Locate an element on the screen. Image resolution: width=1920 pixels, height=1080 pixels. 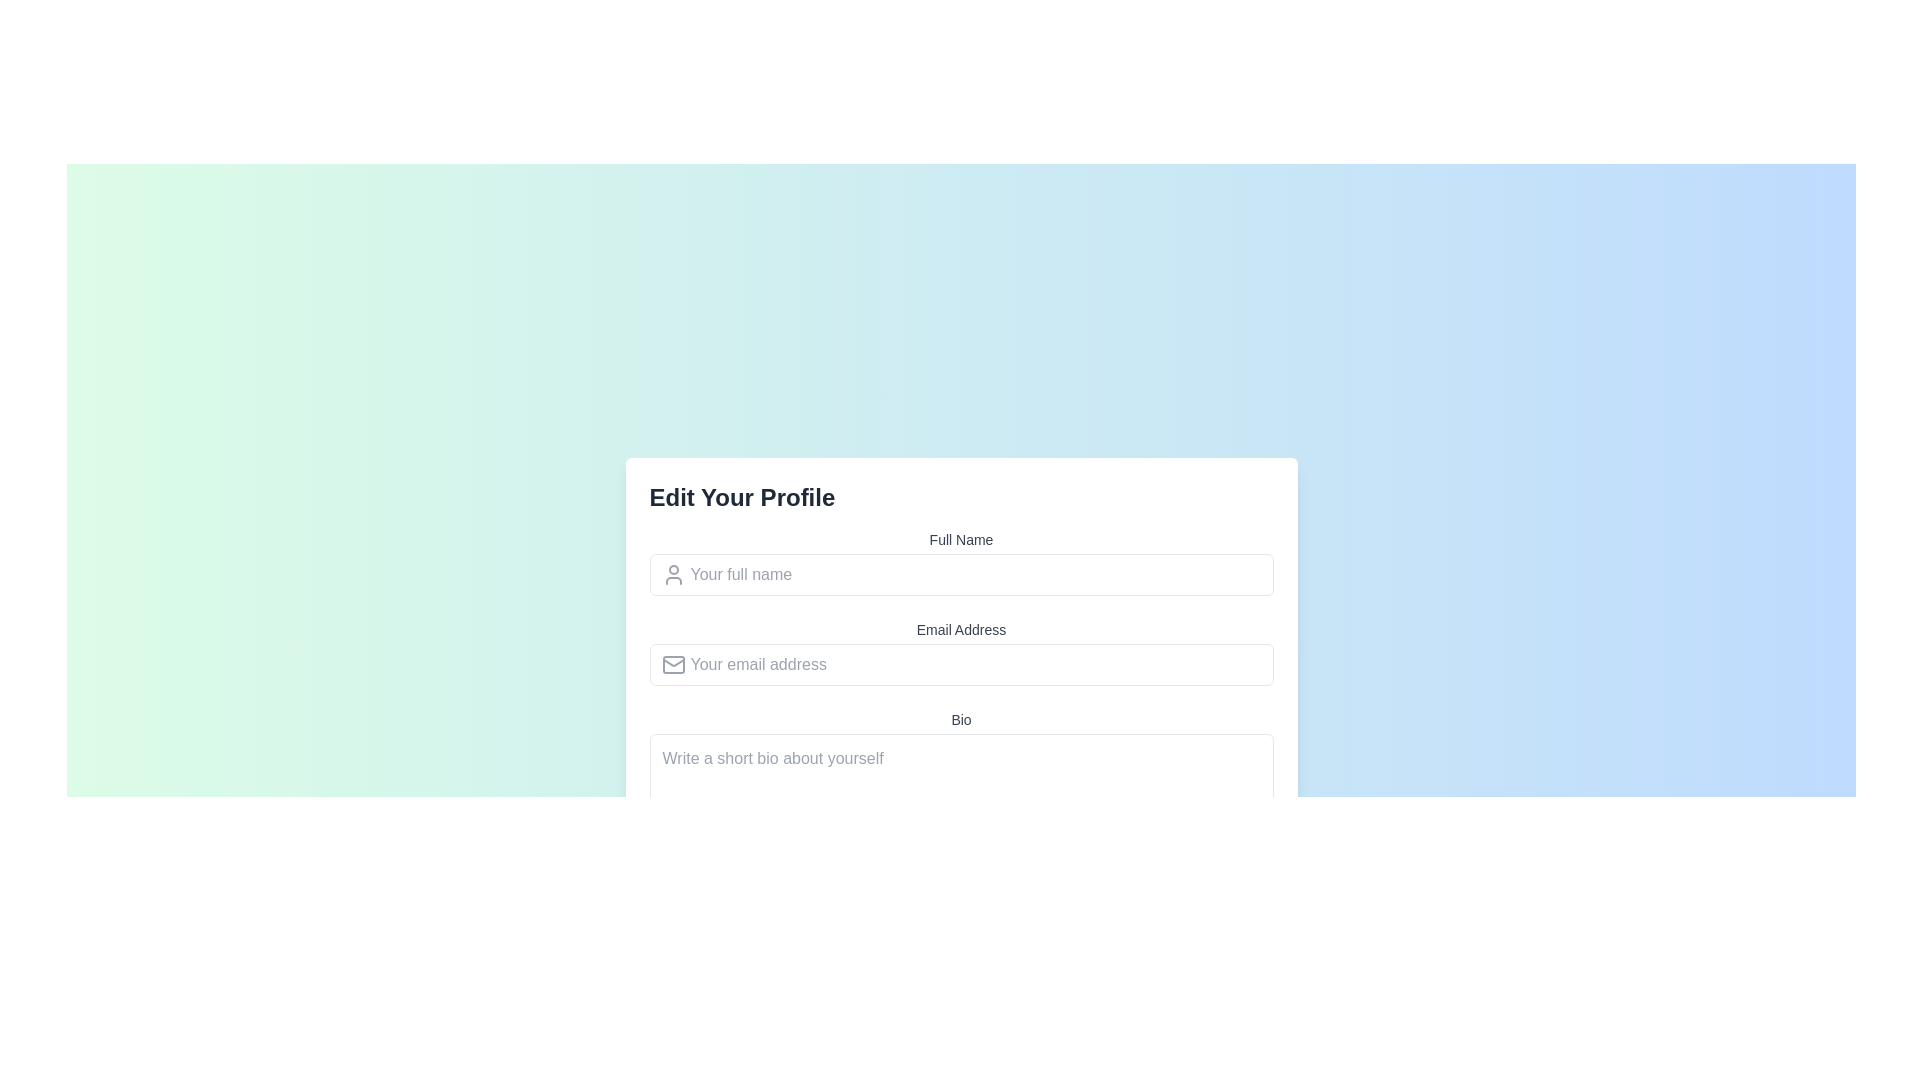
the user silhouette icon, which is styled in gray and positioned to the left of the 'Your full name' text input field is located at coordinates (673, 574).